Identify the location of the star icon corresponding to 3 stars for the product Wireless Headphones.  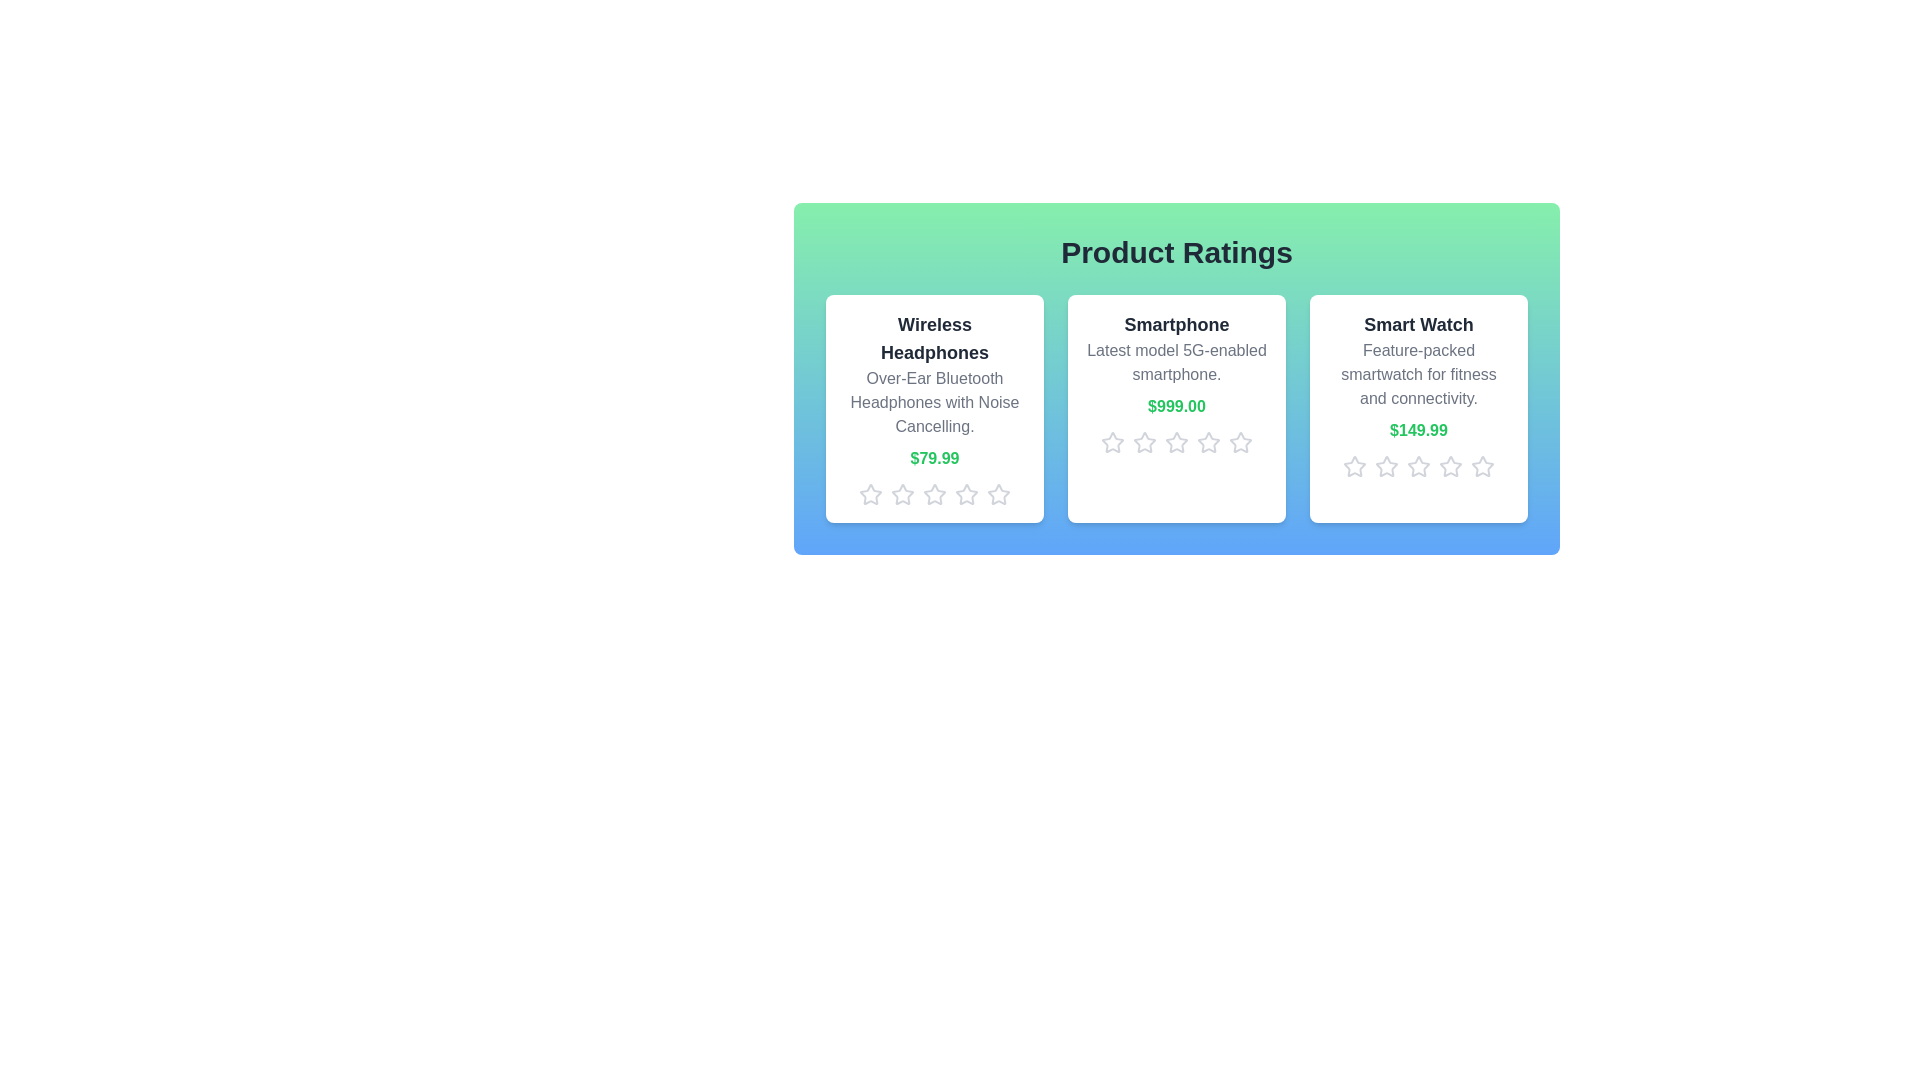
(934, 494).